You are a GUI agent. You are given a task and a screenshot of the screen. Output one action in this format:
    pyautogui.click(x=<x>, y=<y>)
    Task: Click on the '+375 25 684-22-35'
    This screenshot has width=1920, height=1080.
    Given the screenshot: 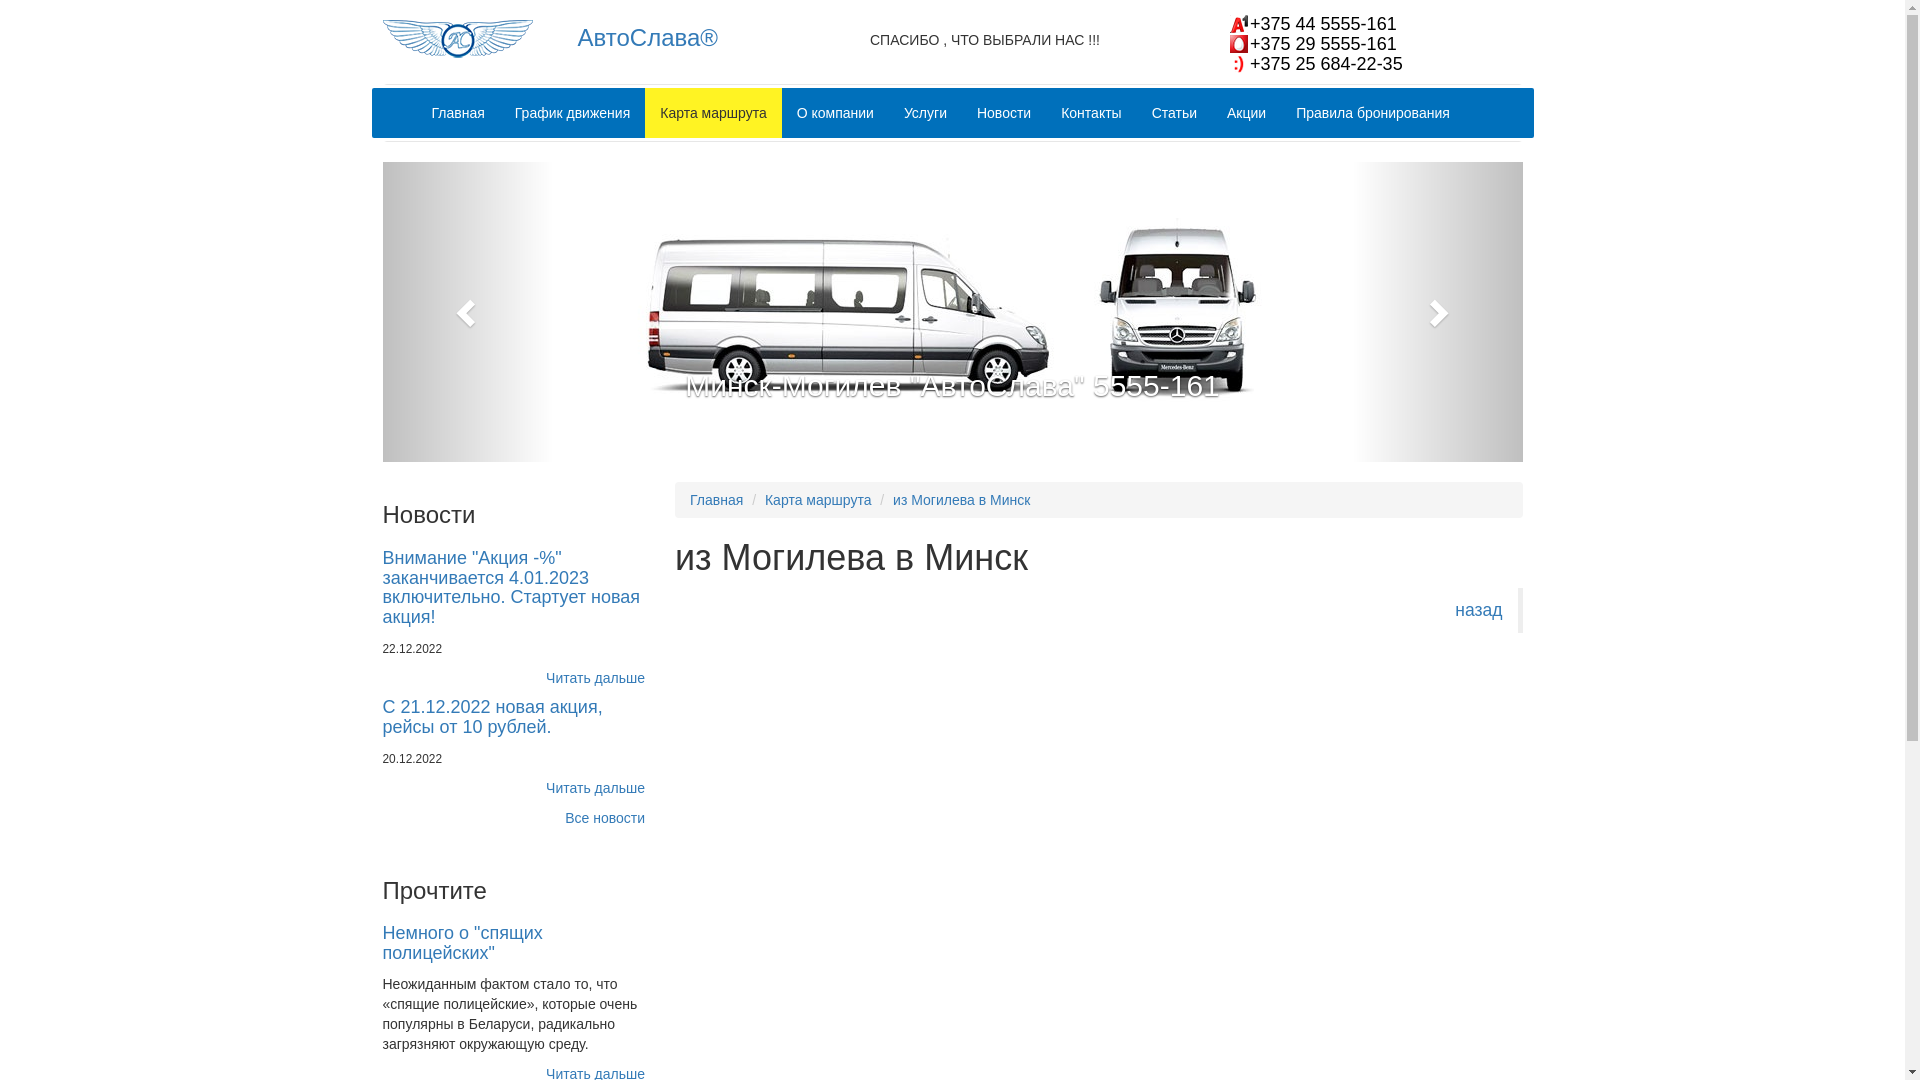 What is the action you would take?
    pyautogui.click(x=1316, y=63)
    